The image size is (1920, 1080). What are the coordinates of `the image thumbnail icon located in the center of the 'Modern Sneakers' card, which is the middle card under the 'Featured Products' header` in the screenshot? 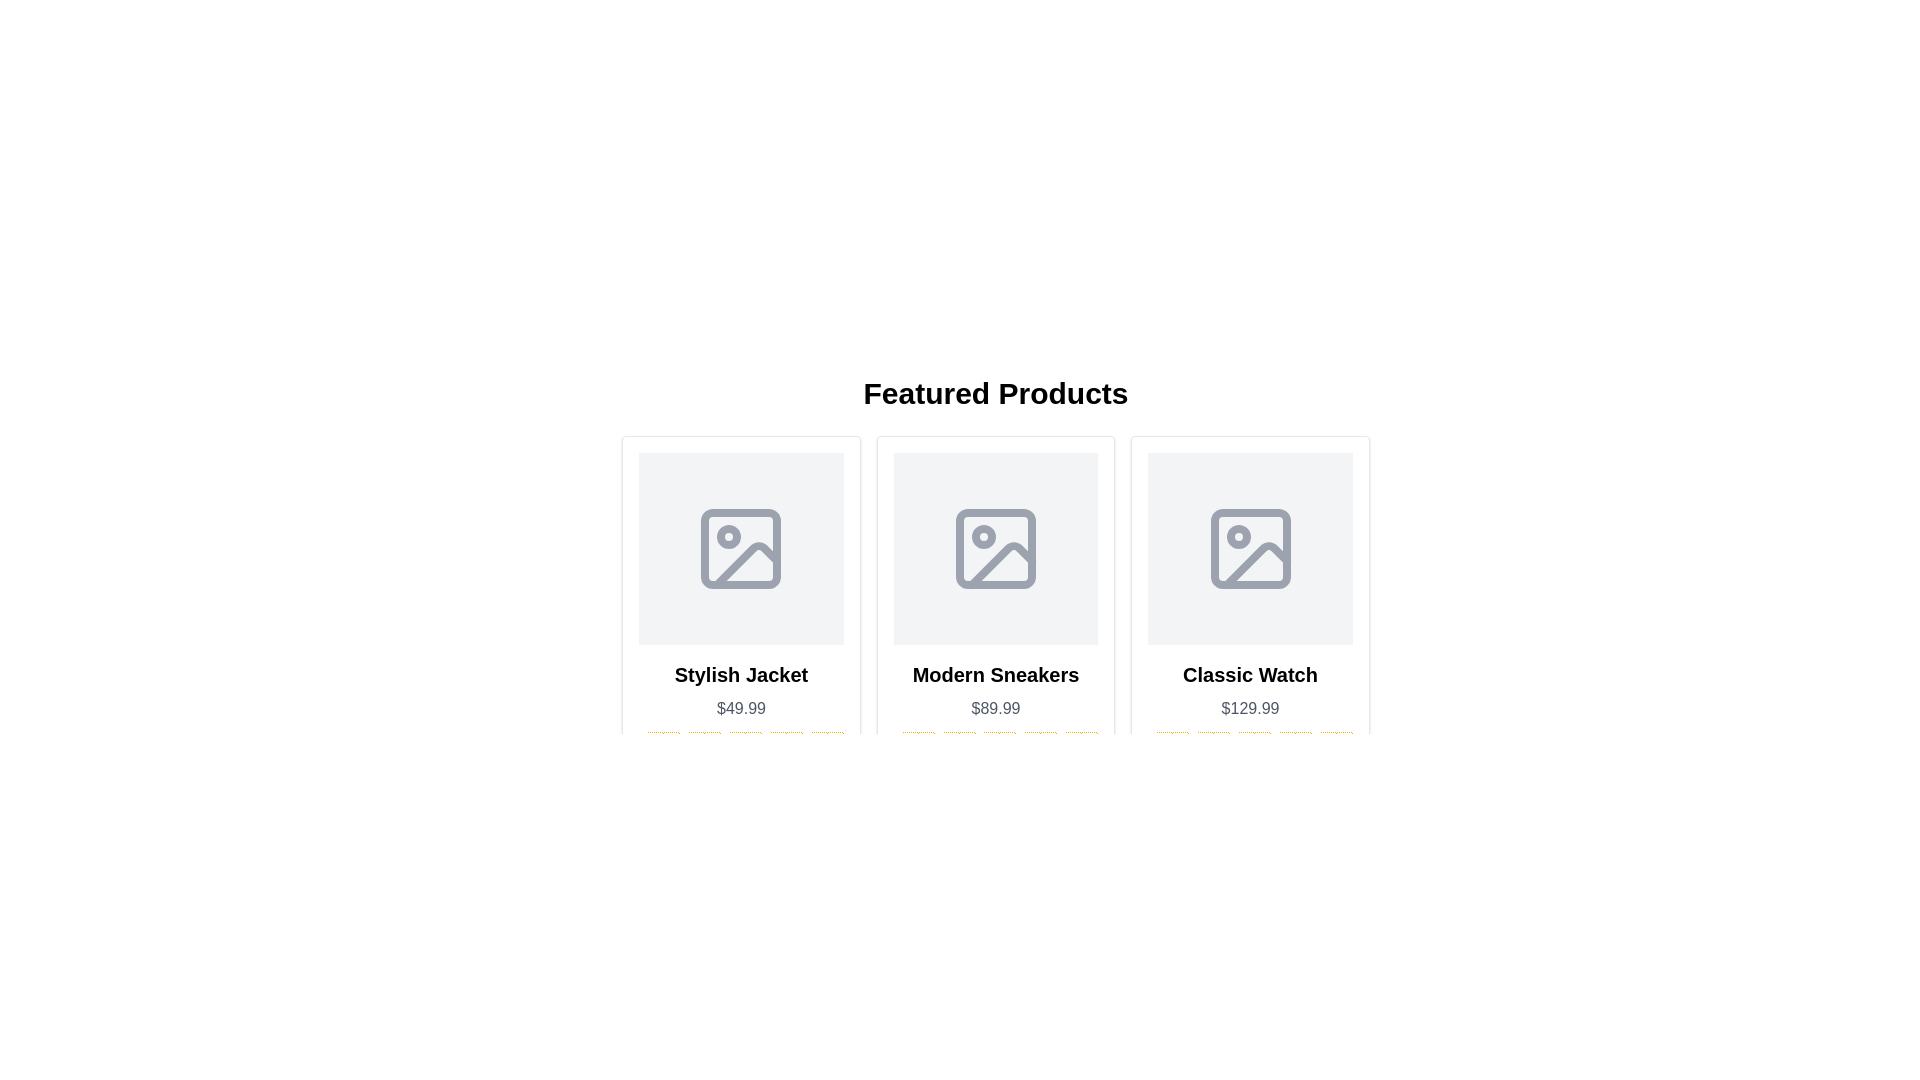 It's located at (996, 548).